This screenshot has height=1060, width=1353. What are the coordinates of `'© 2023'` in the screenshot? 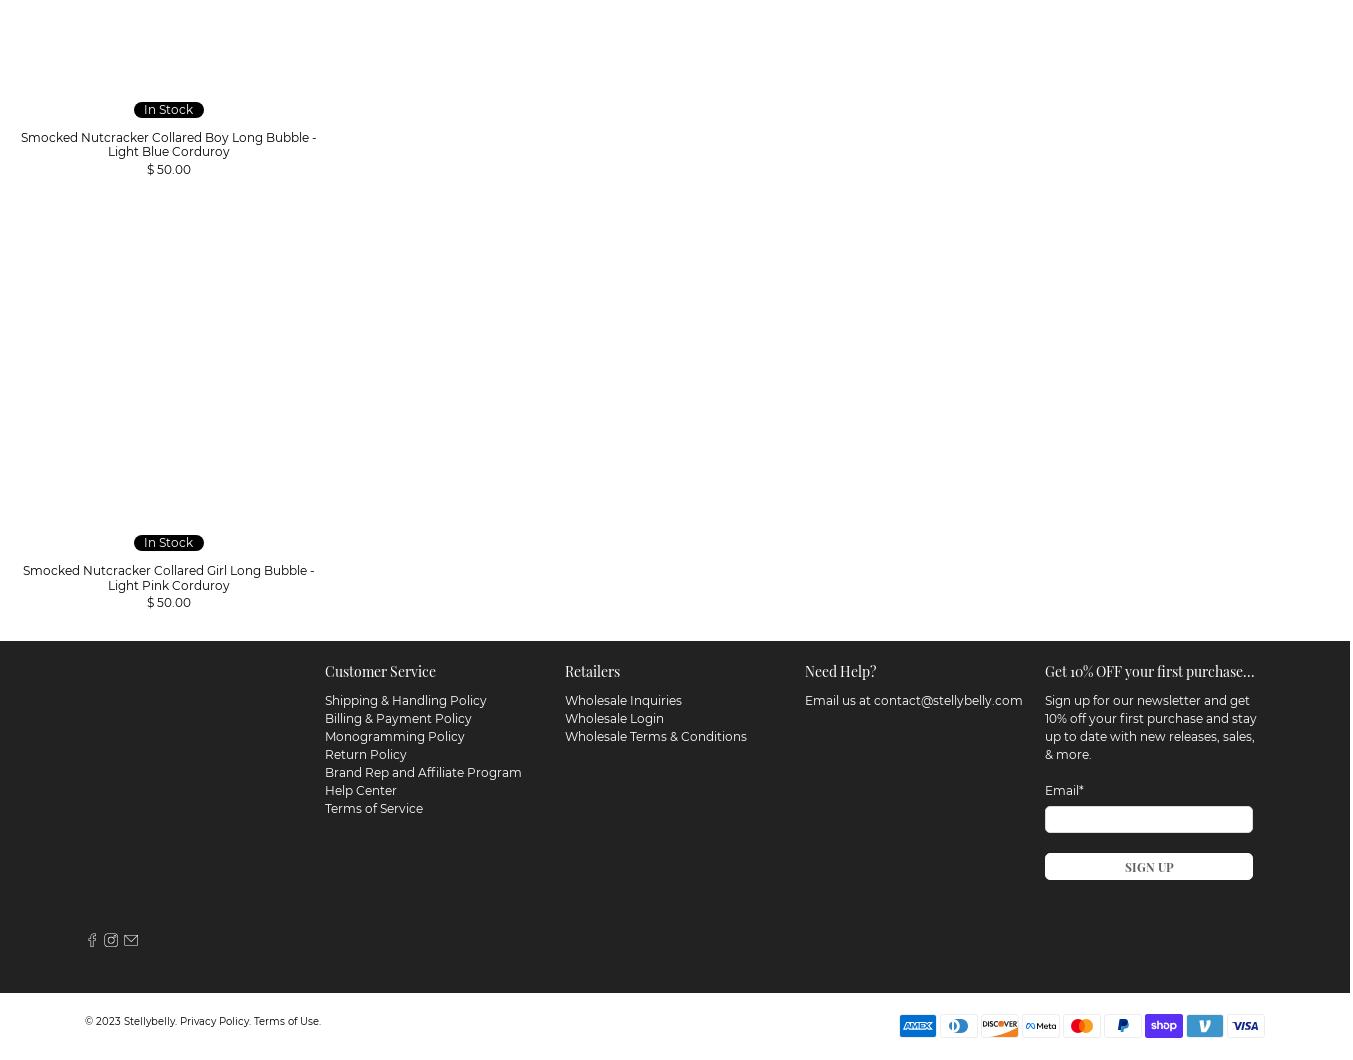 It's located at (104, 1017).